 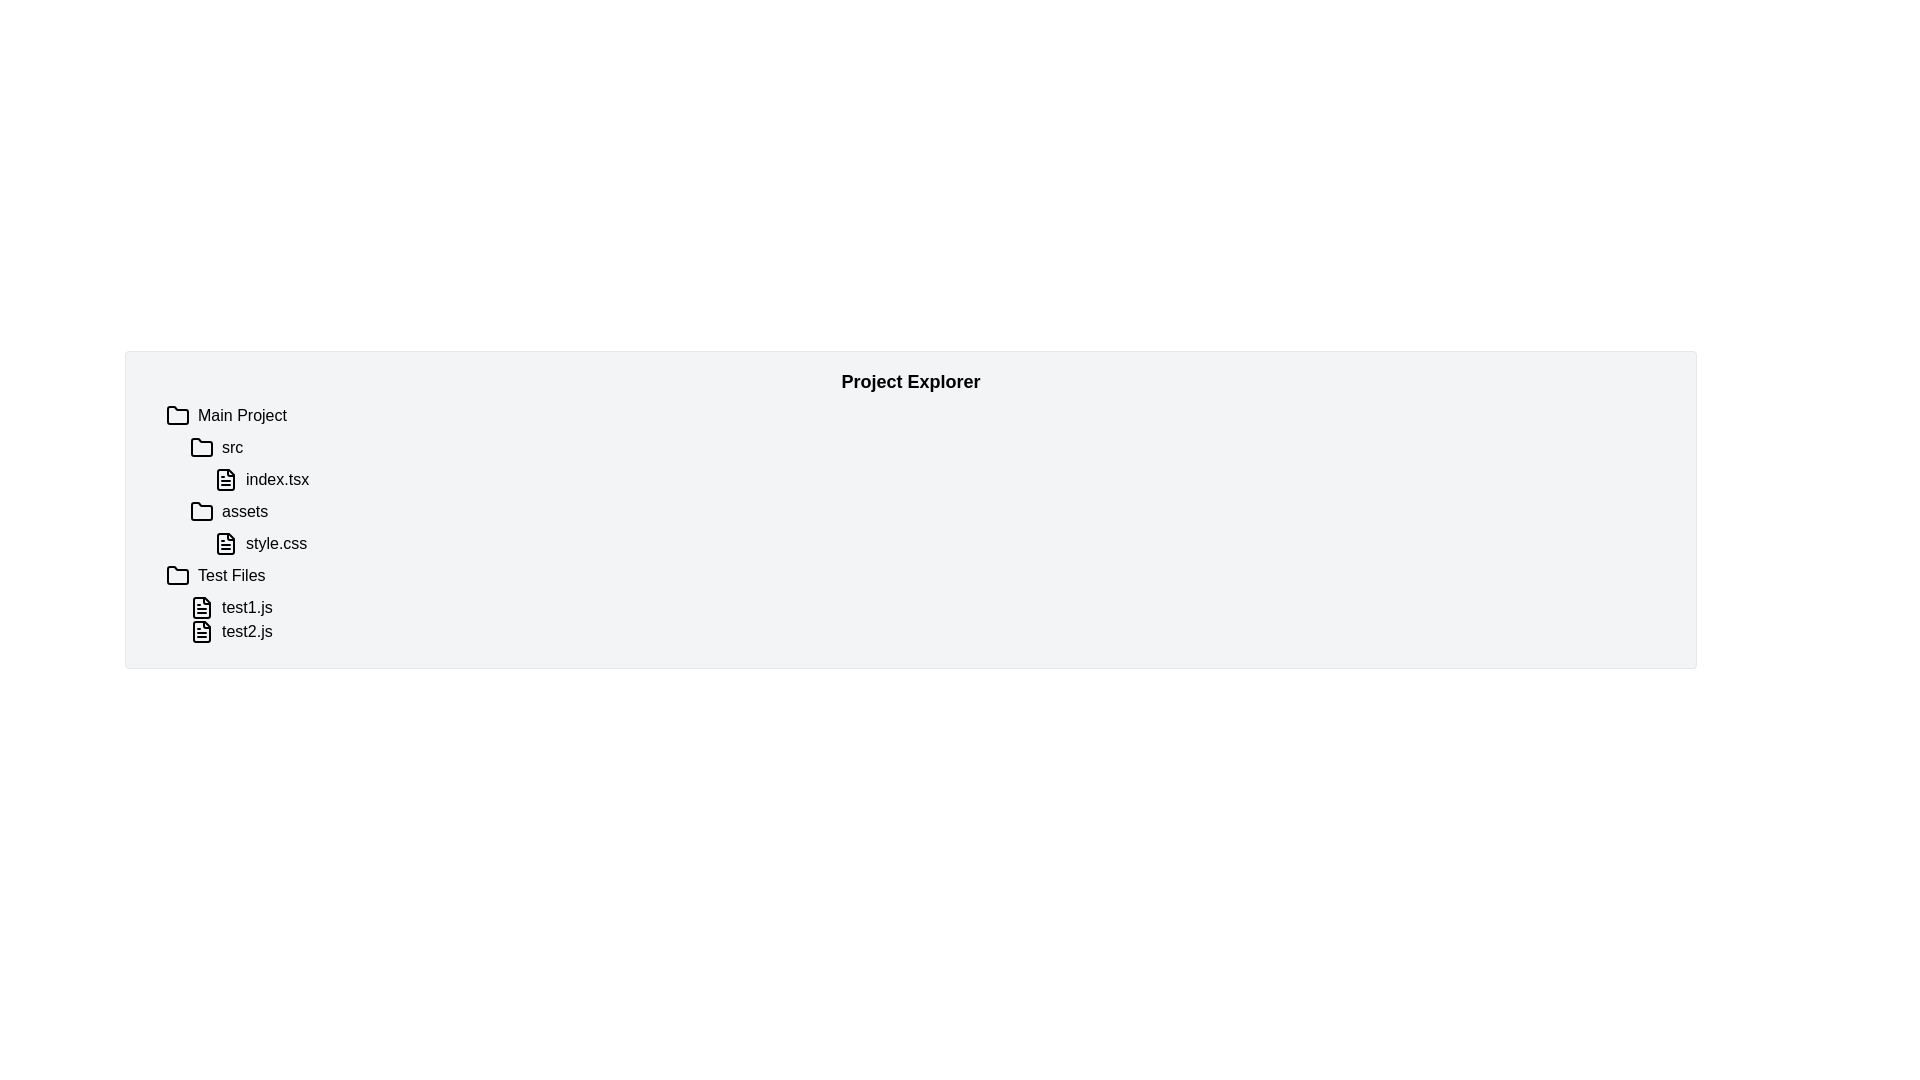 What do you see at coordinates (244, 511) in the screenshot?
I see `the 'assets' text label located under the 'src' folder in the file explorer` at bounding box center [244, 511].